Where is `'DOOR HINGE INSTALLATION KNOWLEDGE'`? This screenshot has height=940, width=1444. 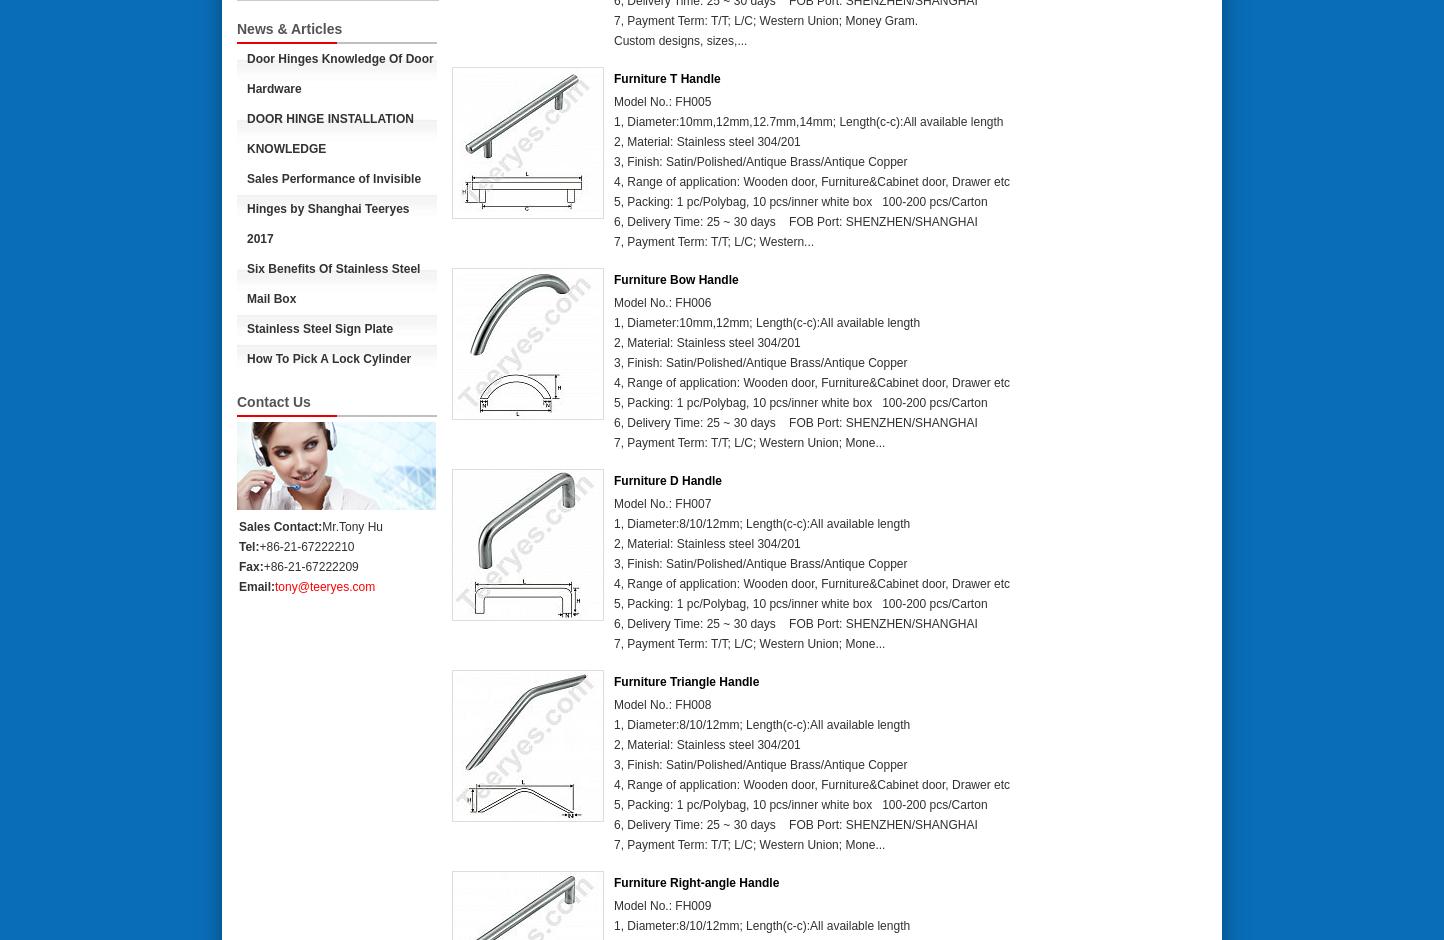 'DOOR HINGE INSTALLATION KNOWLEDGE' is located at coordinates (328, 133).